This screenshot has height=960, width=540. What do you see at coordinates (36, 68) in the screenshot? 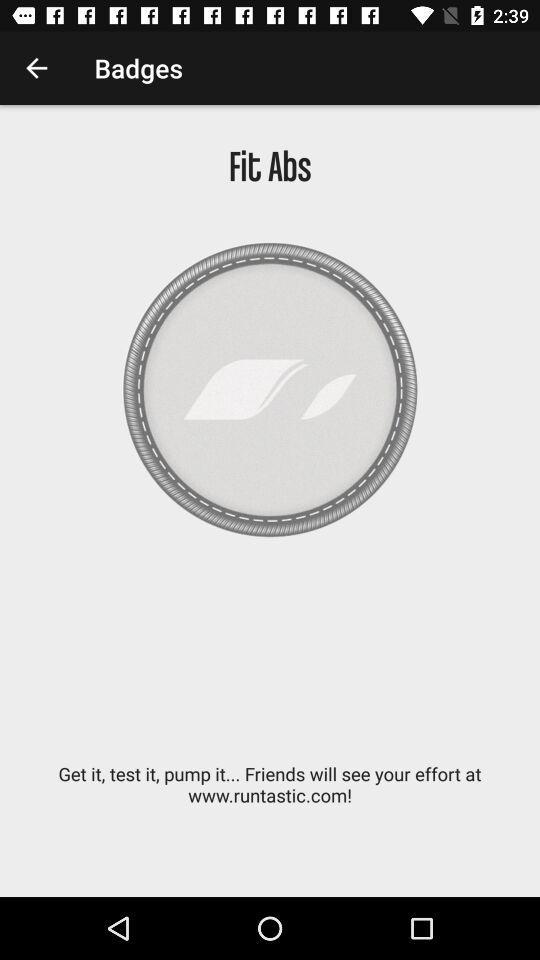
I see `the icon above the fit abs` at bounding box center [36, 68].